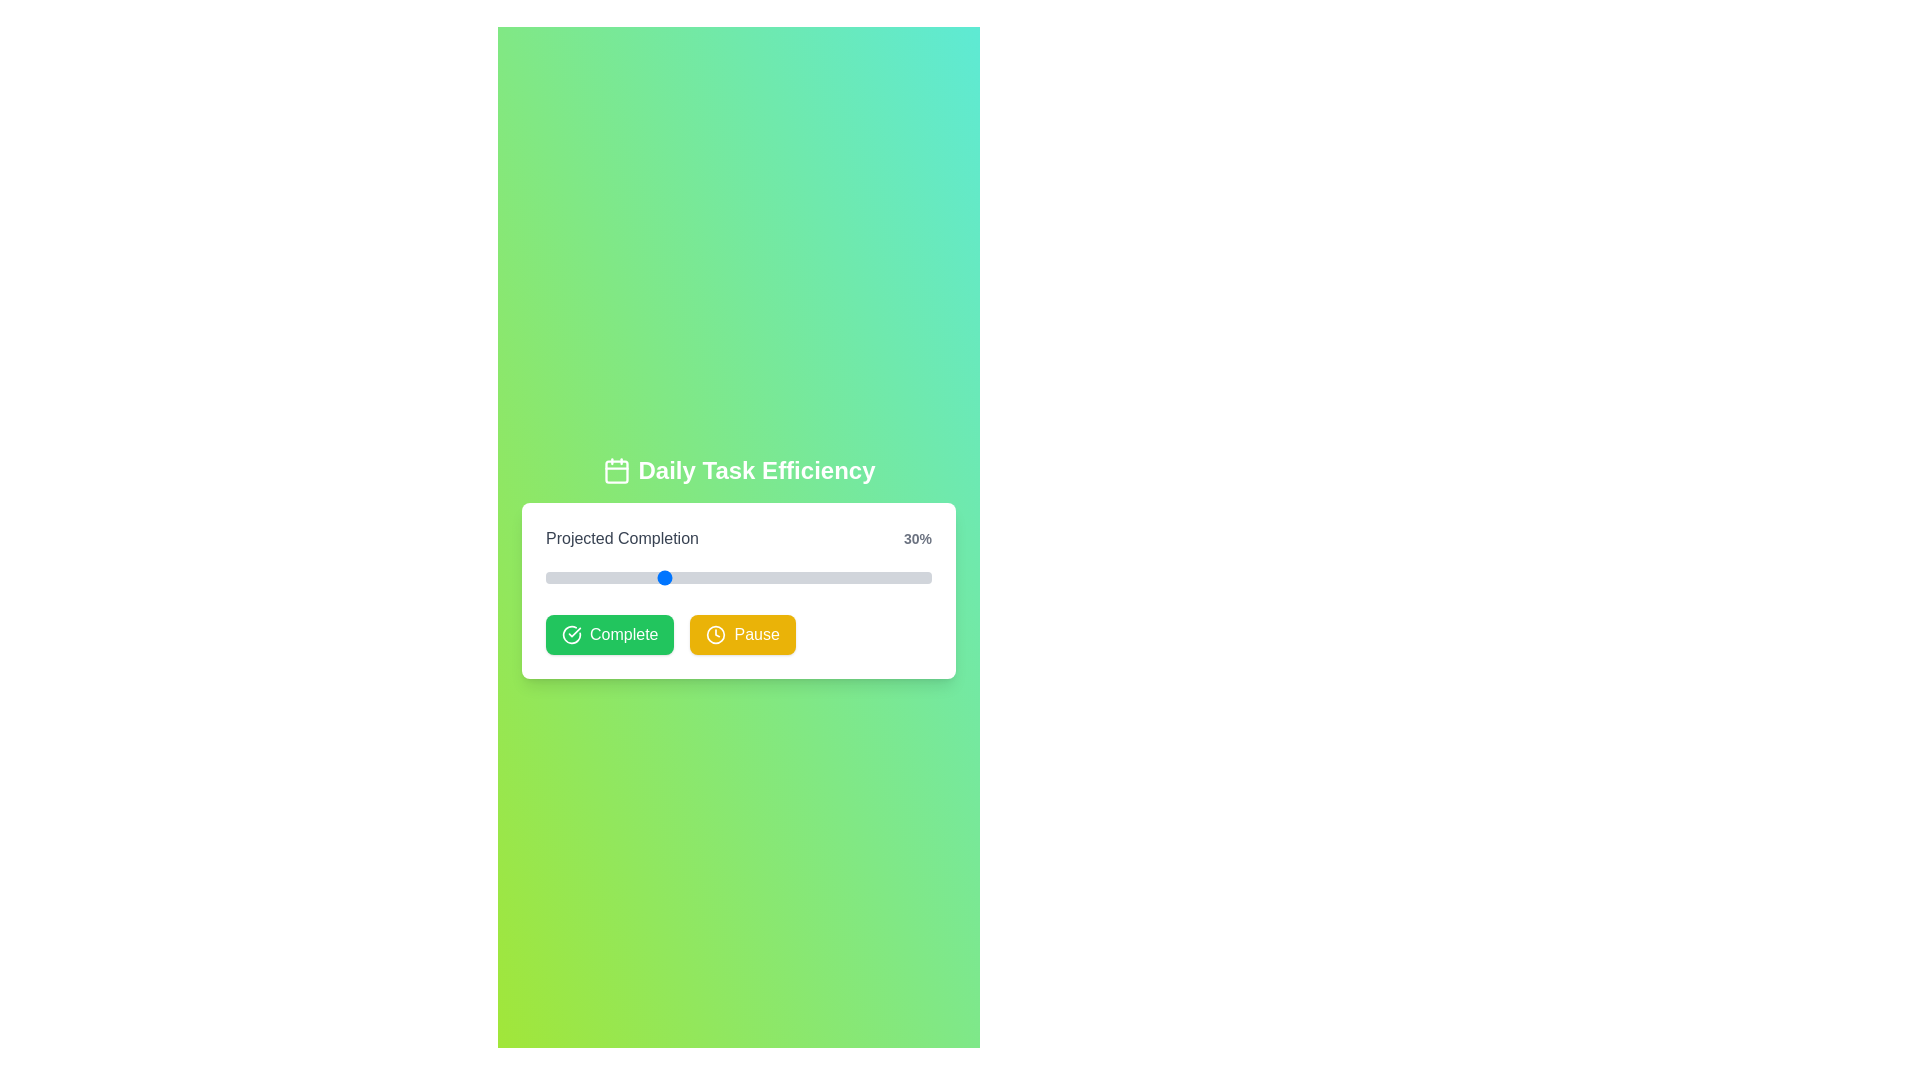 This screenshot has width=1920, height=1080. Describe the element at coordinates (903, 578) in the screenshot. I see `the slider to set the progress to 93%` at that location.